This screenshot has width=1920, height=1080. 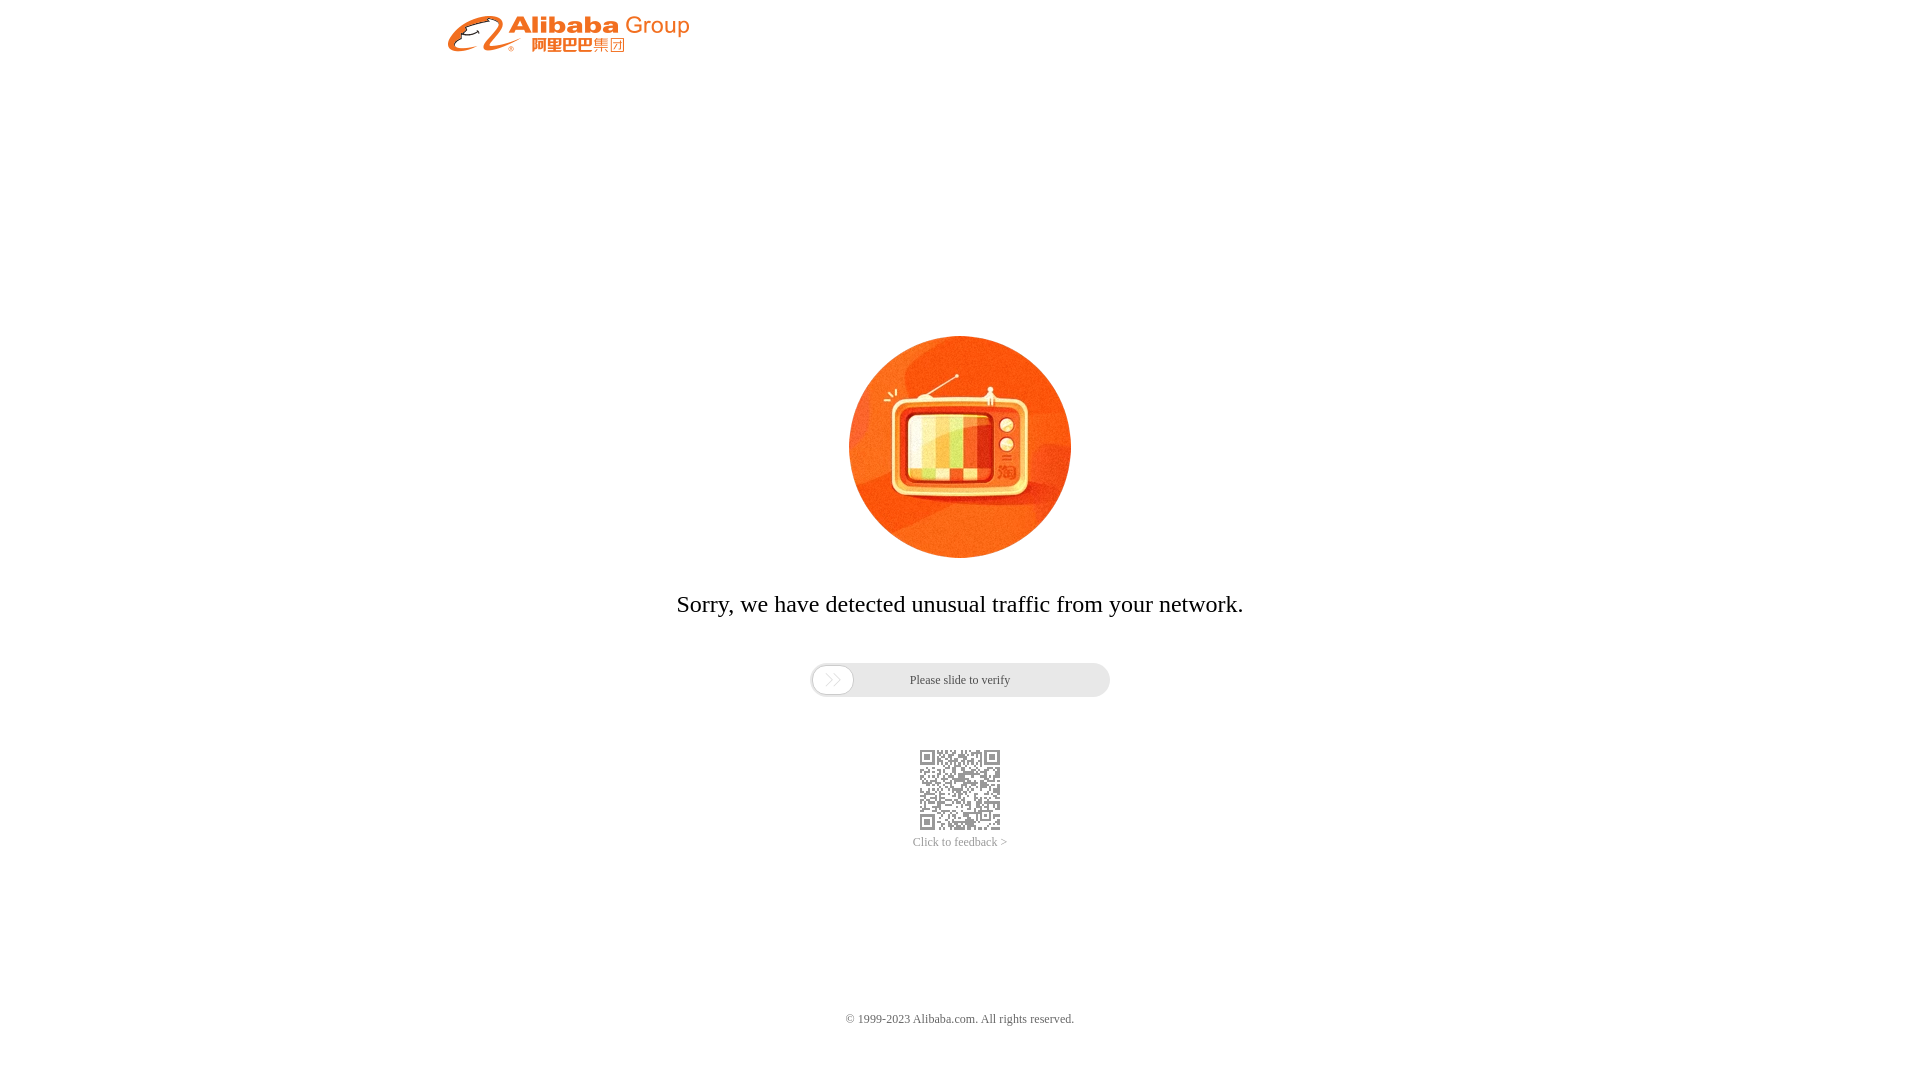 I want to click on 'Click to feedback >', so click(x=960, y=842).